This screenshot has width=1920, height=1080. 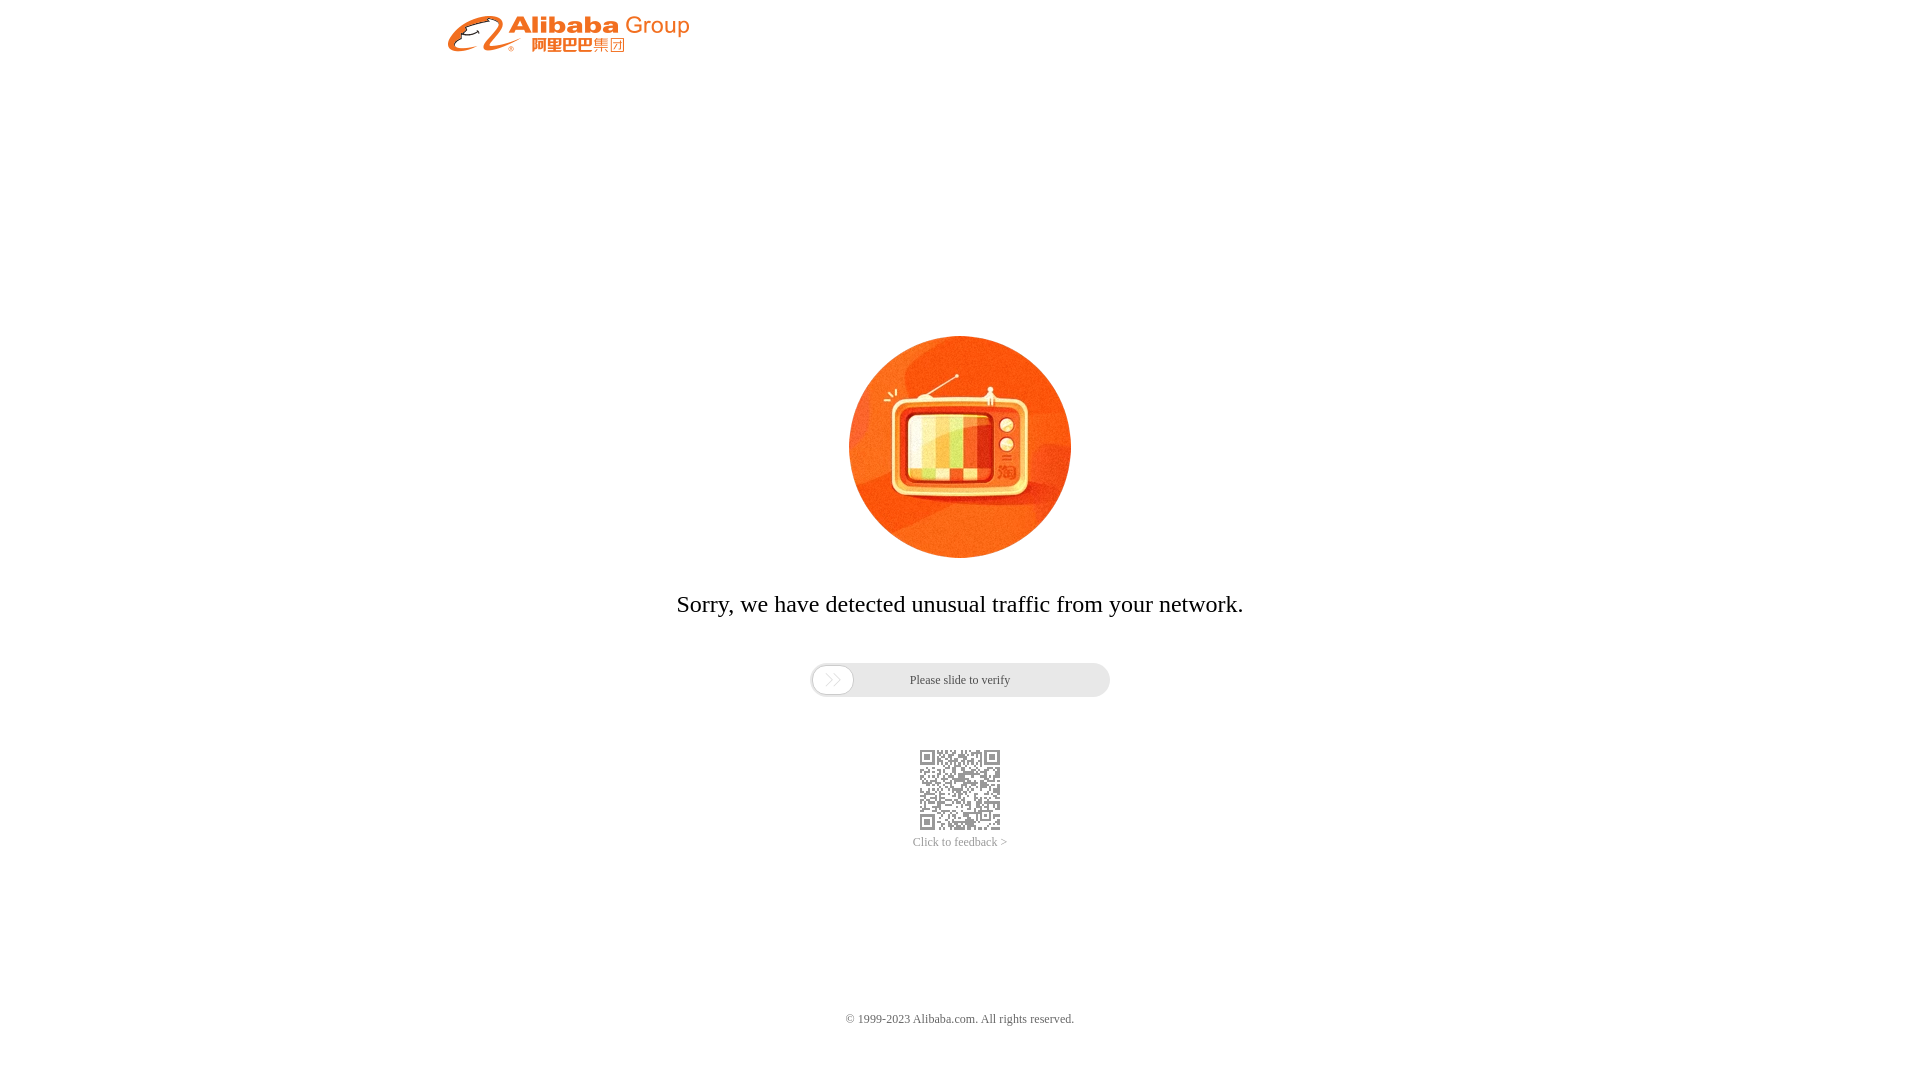 I want to click on 'Click to feedback >', so click(x=960, y=842).